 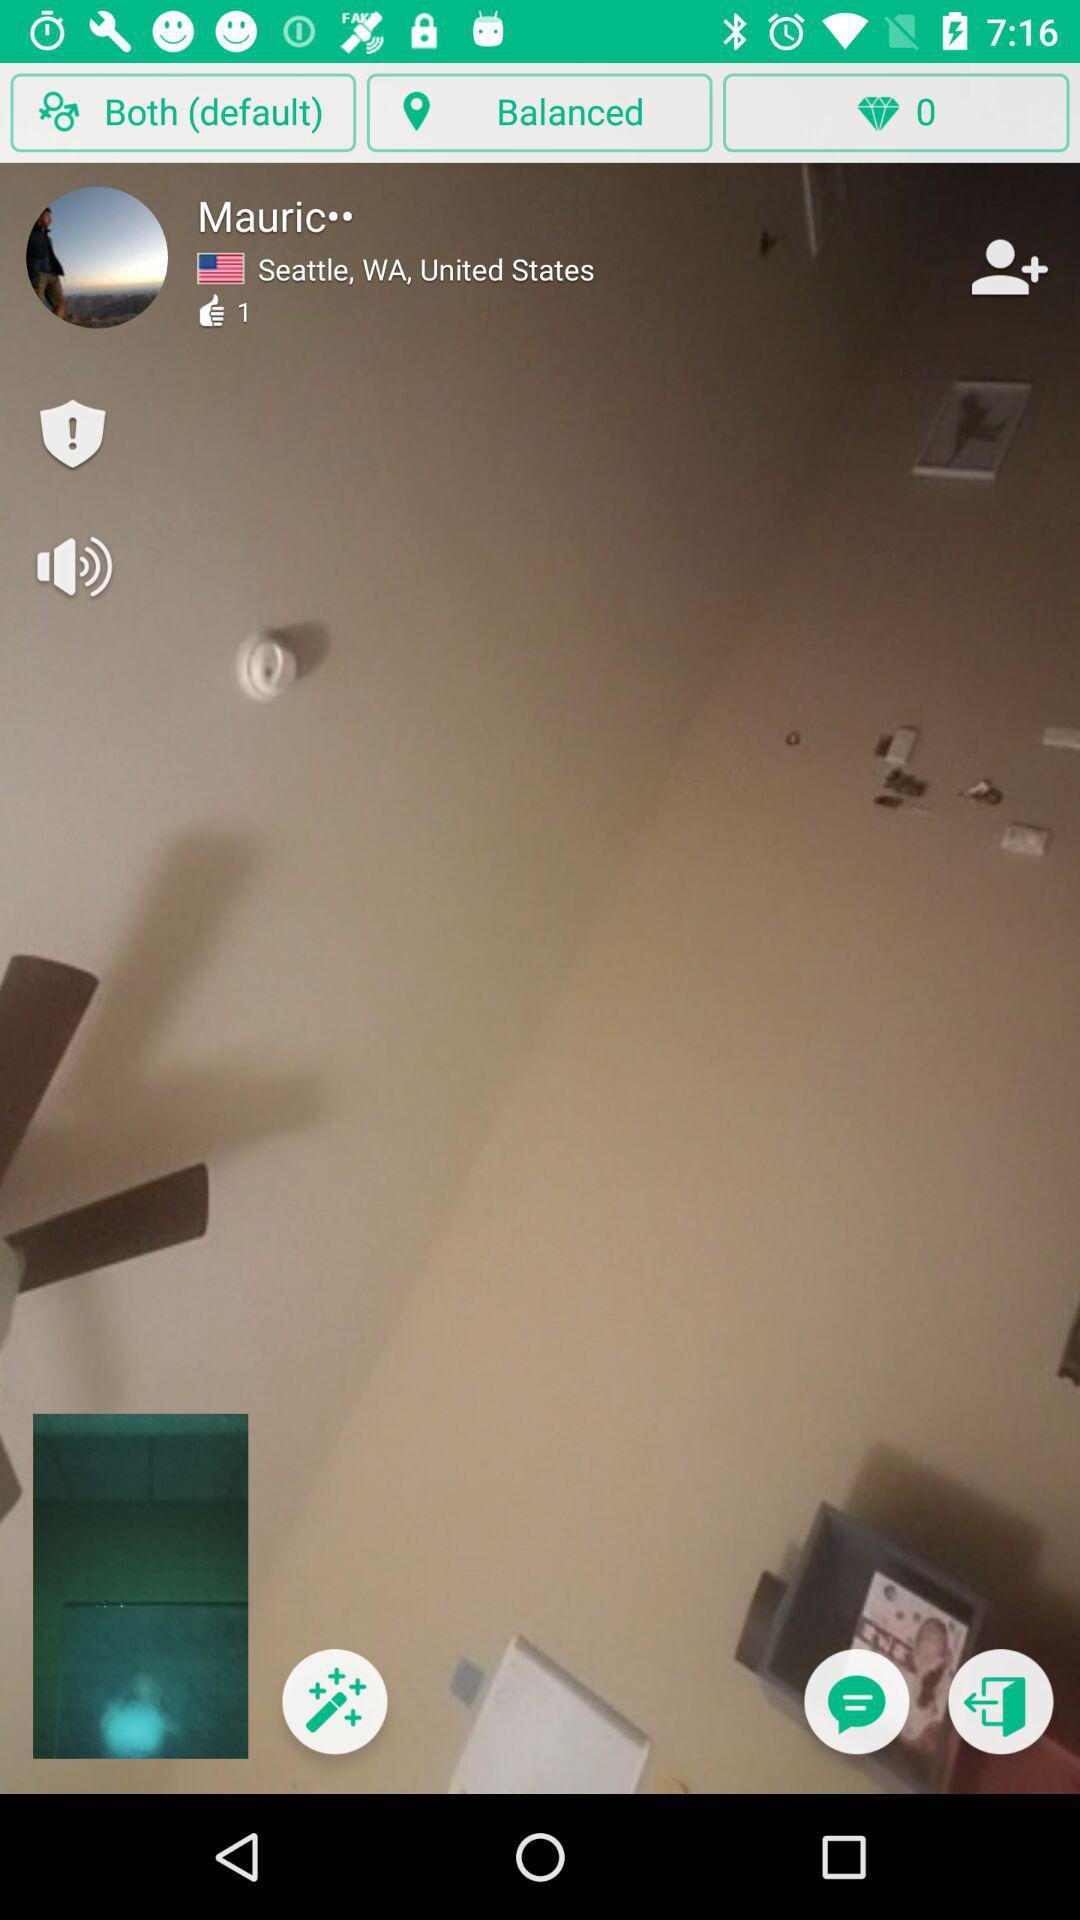 I want to click on comment, so click(x=855, y=1713).